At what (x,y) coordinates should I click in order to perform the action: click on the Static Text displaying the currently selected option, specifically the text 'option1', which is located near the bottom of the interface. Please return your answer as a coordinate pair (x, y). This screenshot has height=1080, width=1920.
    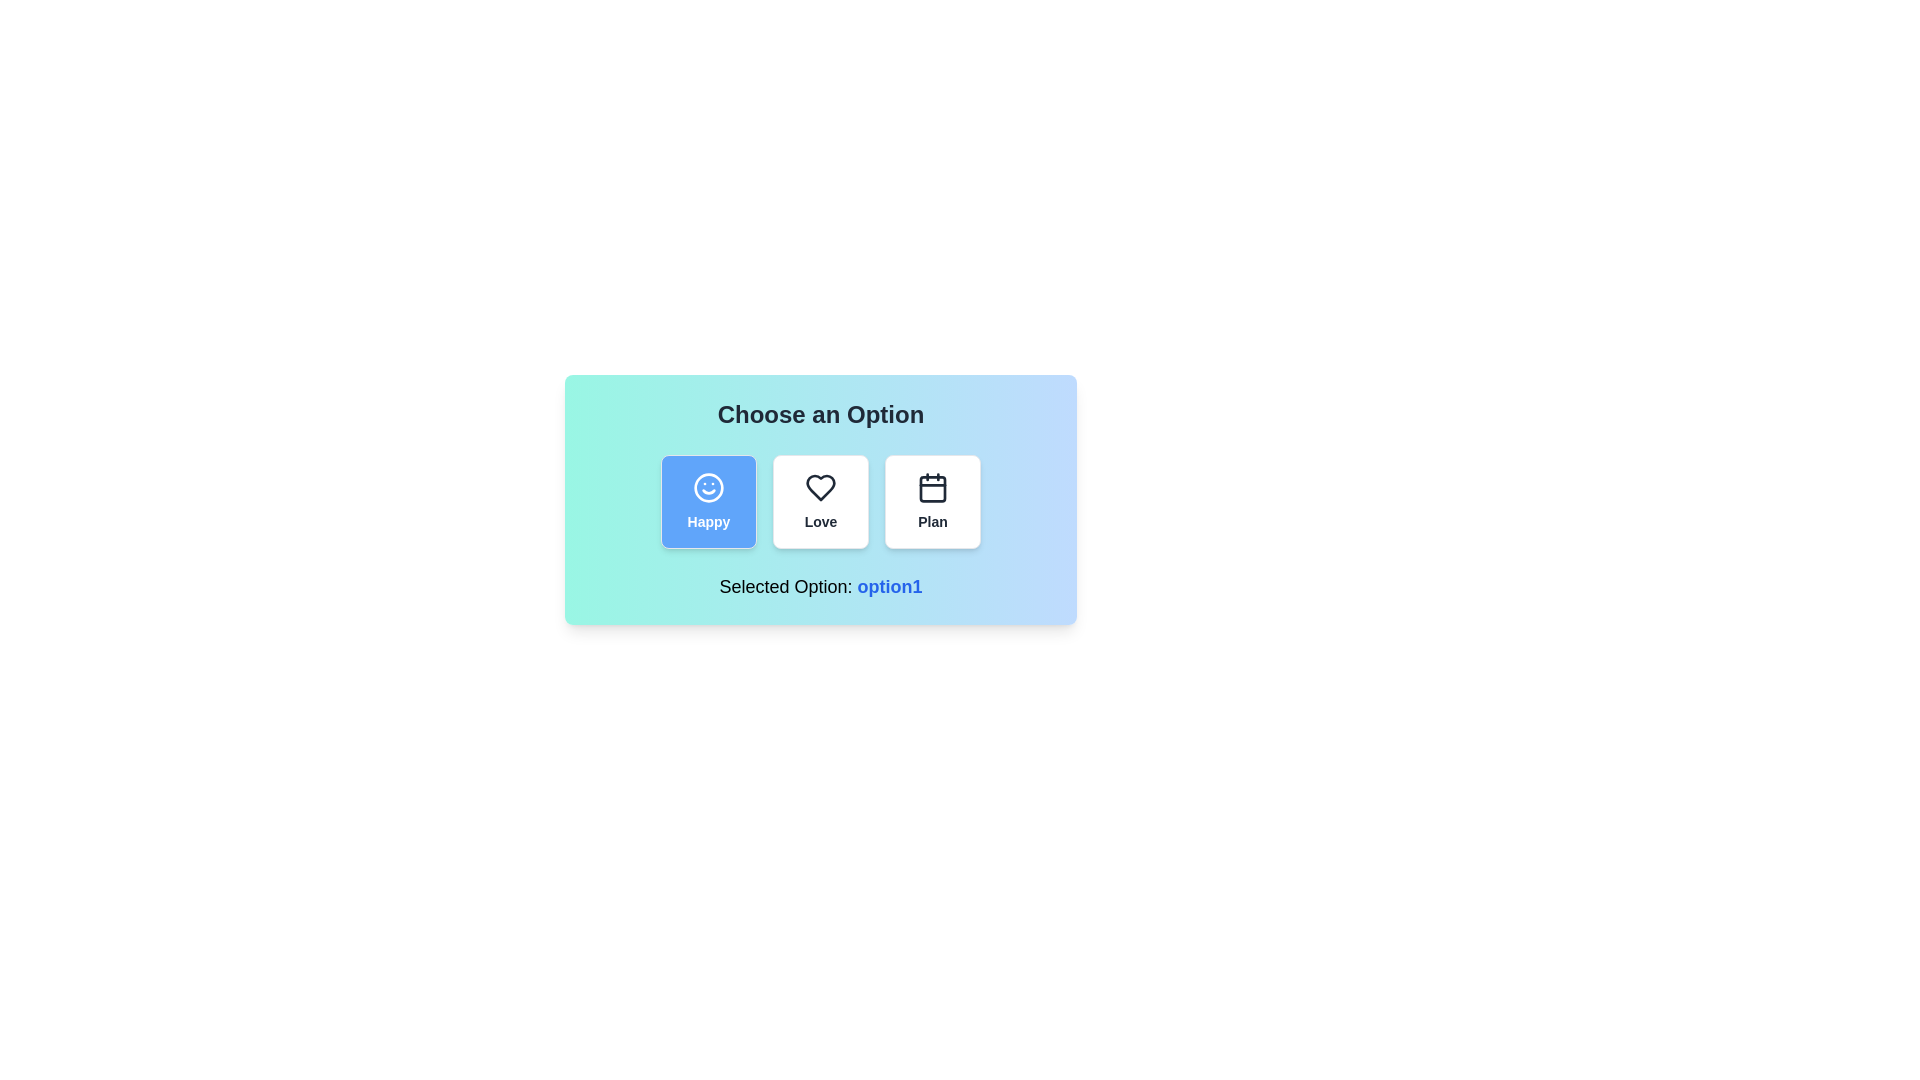
    Looking at the image, I should click on (889, 585).